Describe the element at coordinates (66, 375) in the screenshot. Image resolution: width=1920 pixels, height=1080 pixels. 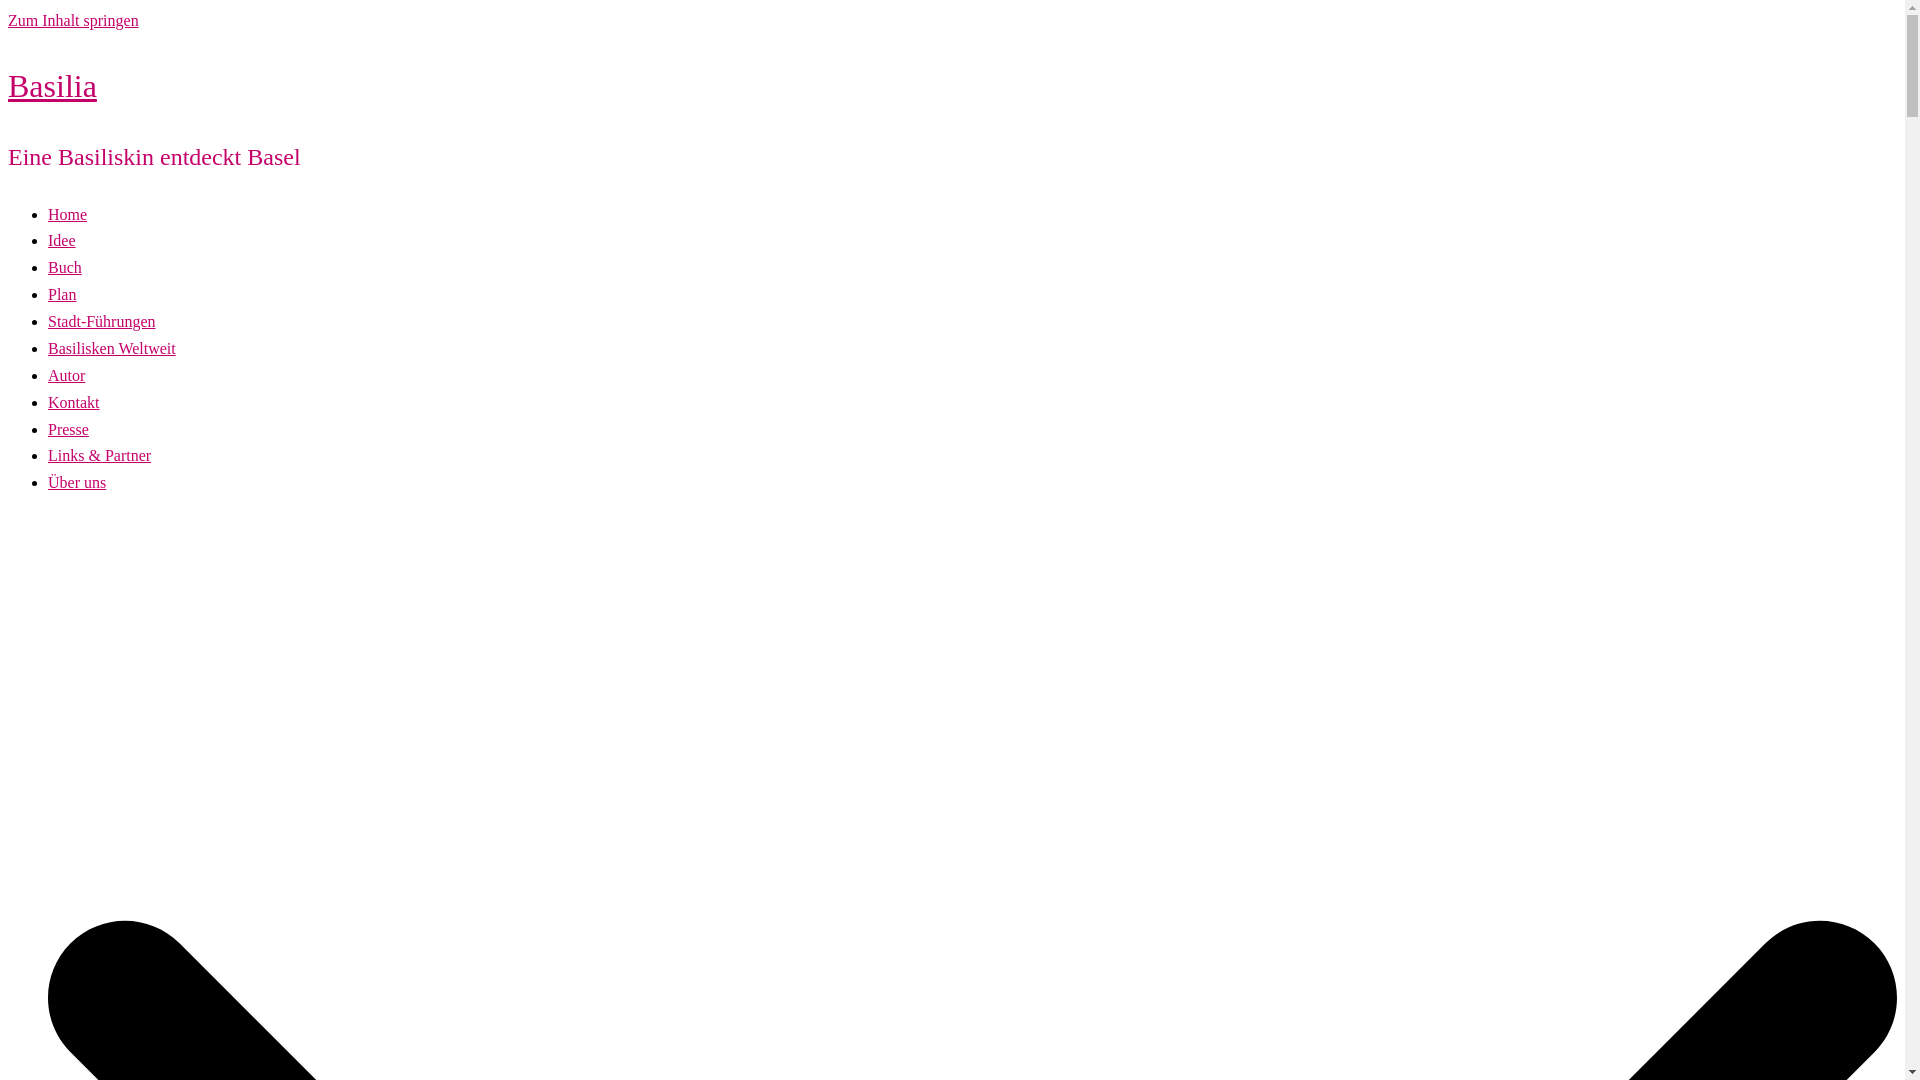
I see `'Autor'` at that location.